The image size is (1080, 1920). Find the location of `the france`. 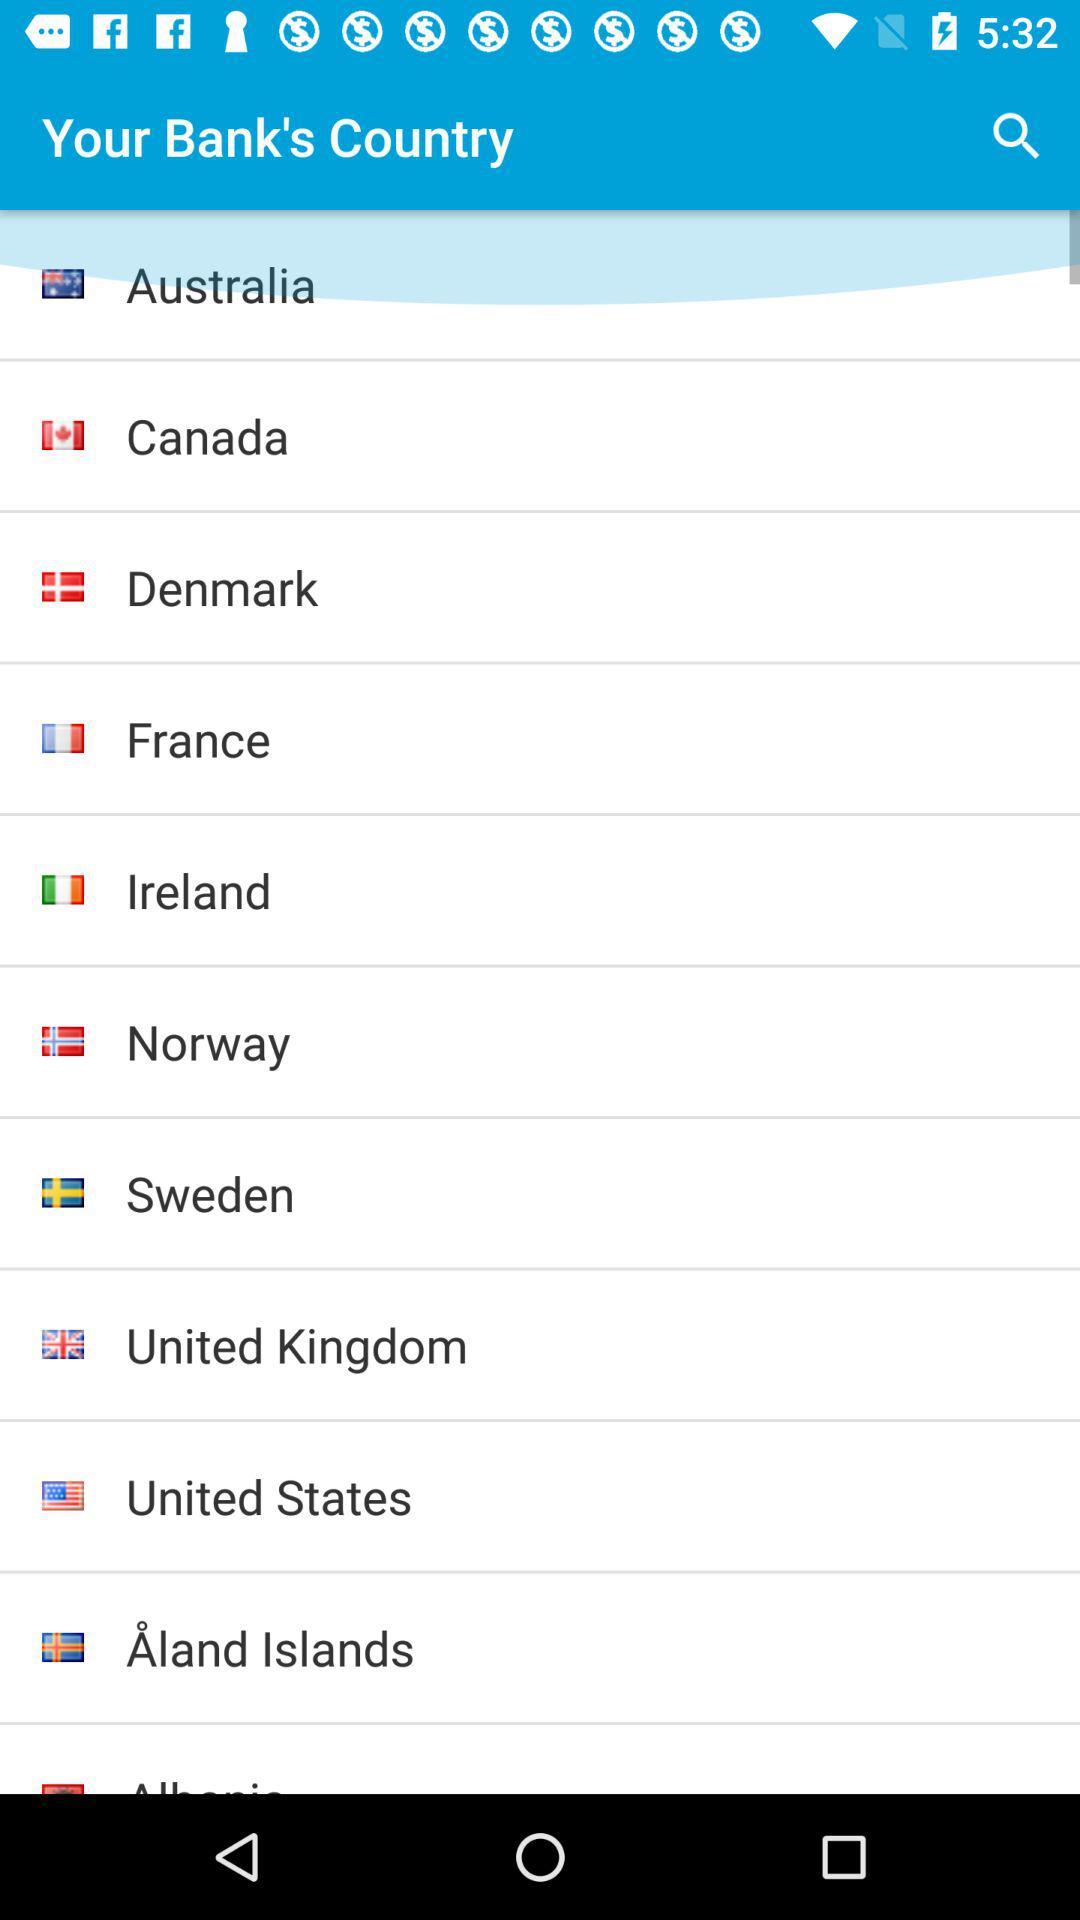

the france is located at coordinates (582, 737).